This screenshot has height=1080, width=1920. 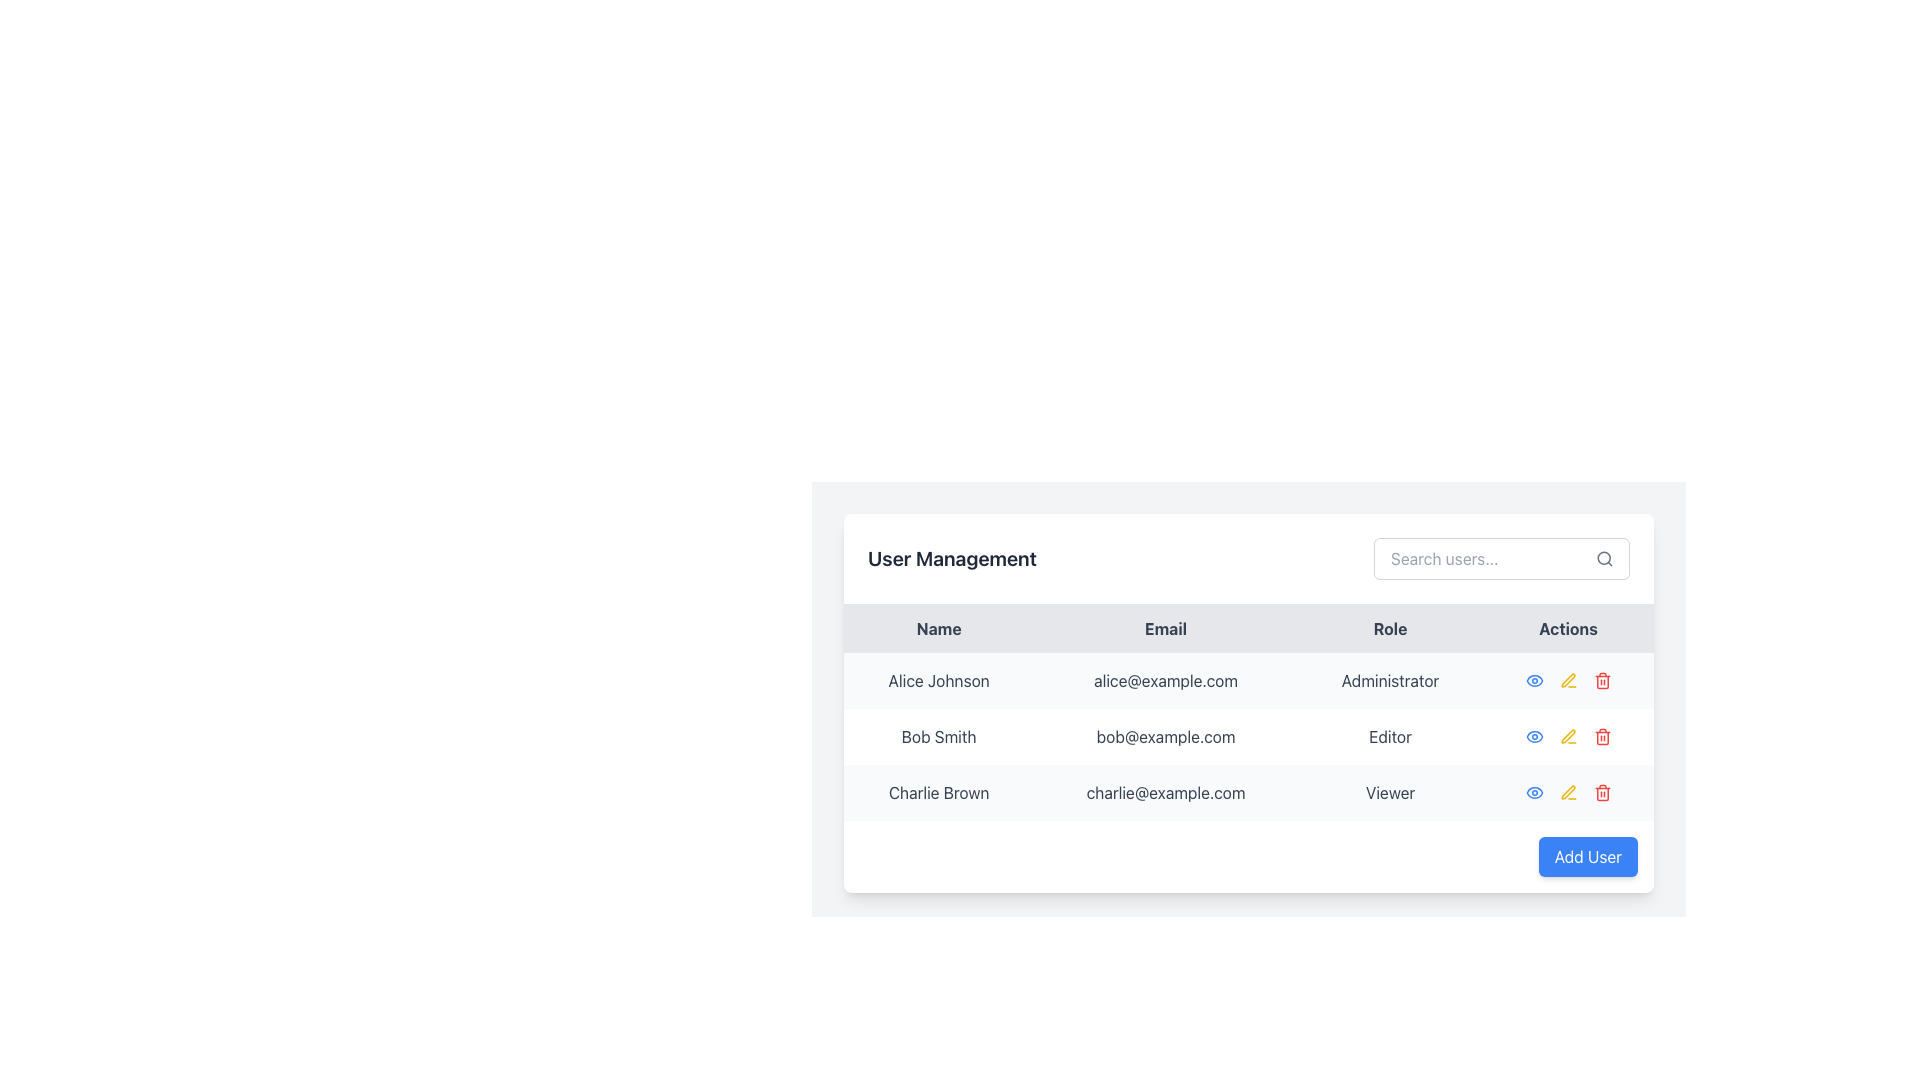 I want to click on the red trash icon in the 'Actions' column of the third row, so click(x=1602, y=680).